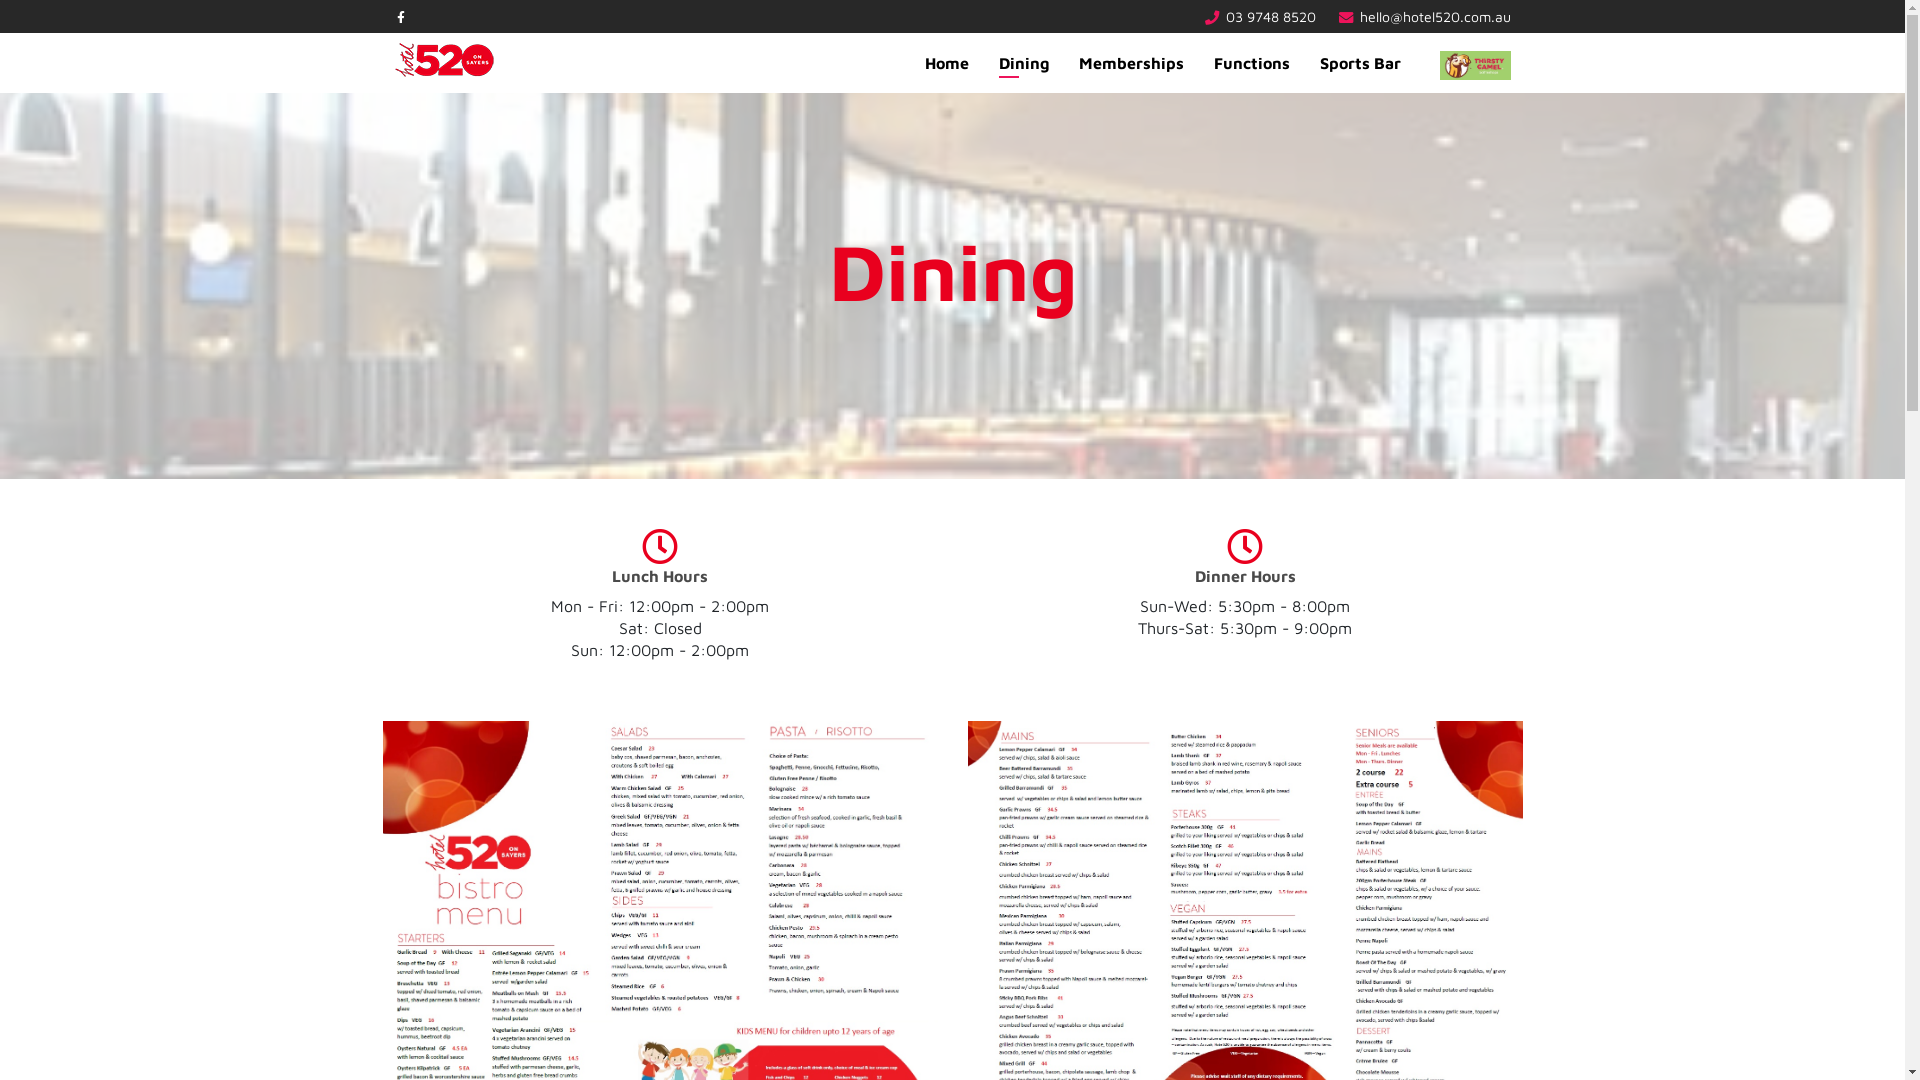  I want to click on 'Functions', so click(1250, 61).